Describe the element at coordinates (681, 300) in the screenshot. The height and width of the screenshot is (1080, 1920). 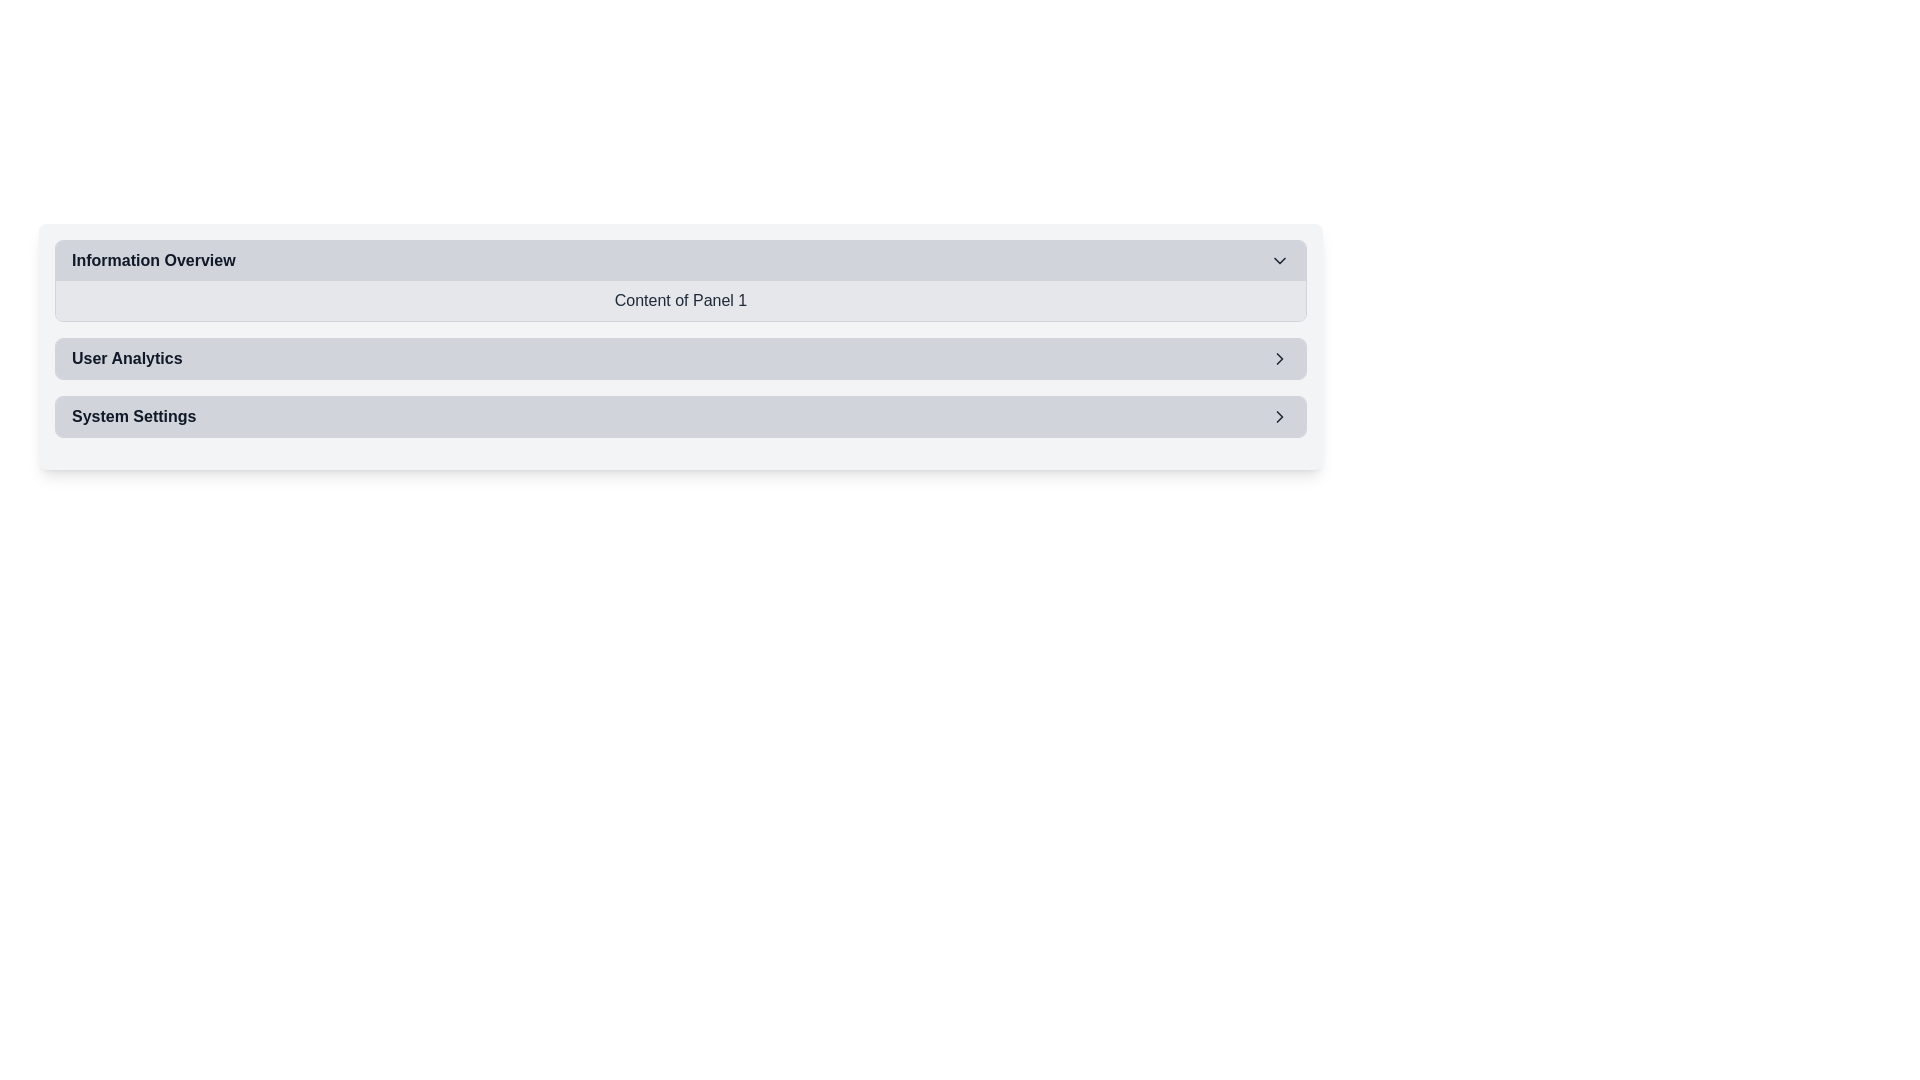
I see `content from the Text Display Block that has a gray background and contains the text 'Content of Panel 1', located under the 'Information Overview' header` at that location.